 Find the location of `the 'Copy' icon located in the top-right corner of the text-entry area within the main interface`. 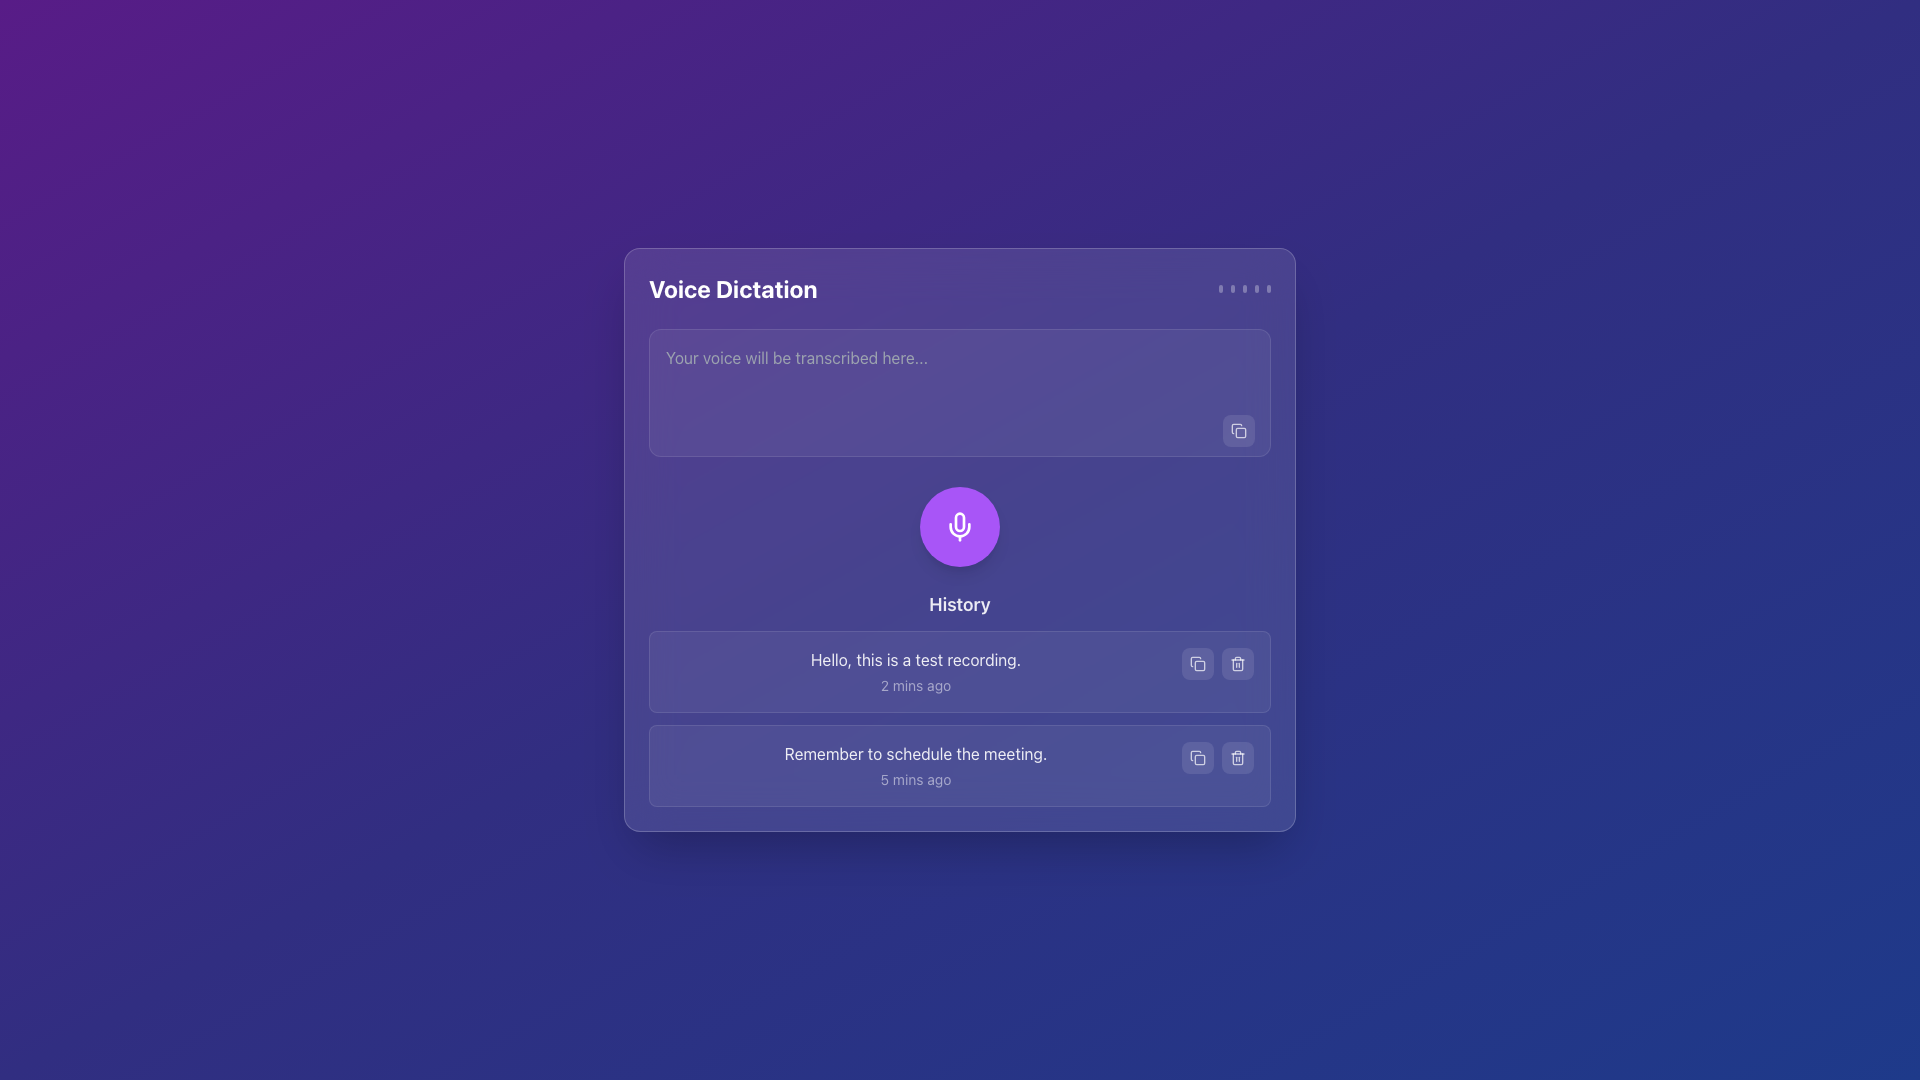

the 'Copy' icon located in the top-right corner of the text-entry area within the main interface is located at coordinates (1236, 427).